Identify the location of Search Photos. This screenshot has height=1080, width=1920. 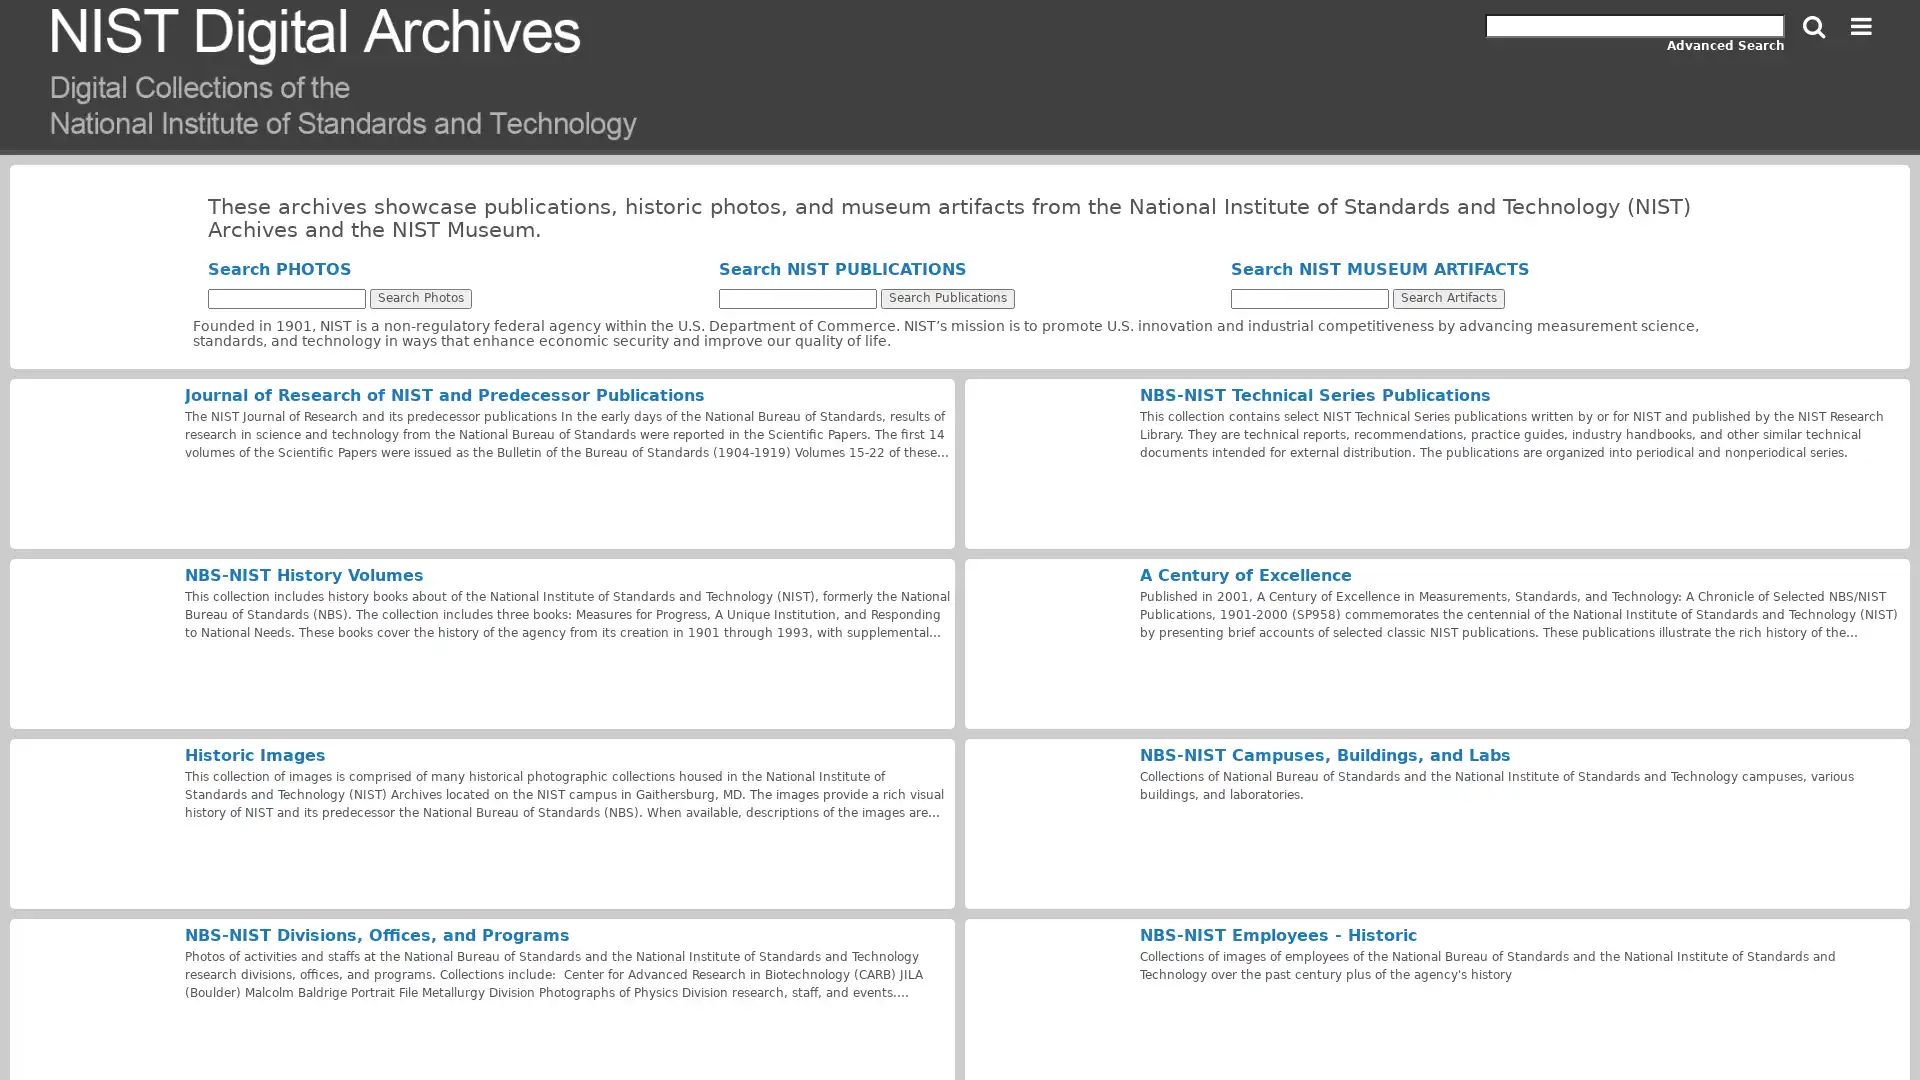
(420, 297).